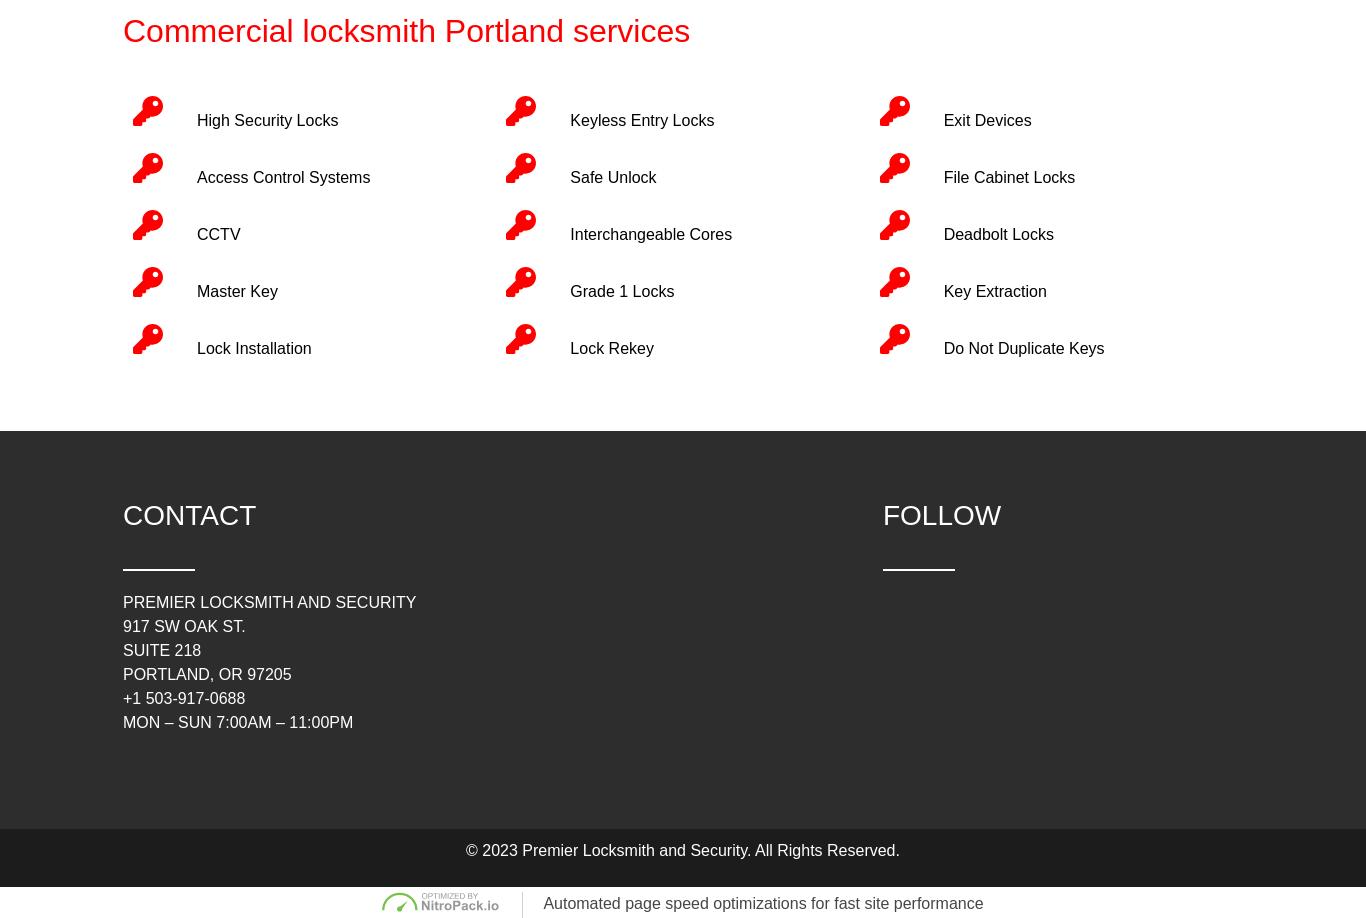 The height and width of the screenshot is (918, 1366). Describe the element at coordinates (121, 600) in the screenshot. I see `'Premier Locksmith and Security'` at that location.